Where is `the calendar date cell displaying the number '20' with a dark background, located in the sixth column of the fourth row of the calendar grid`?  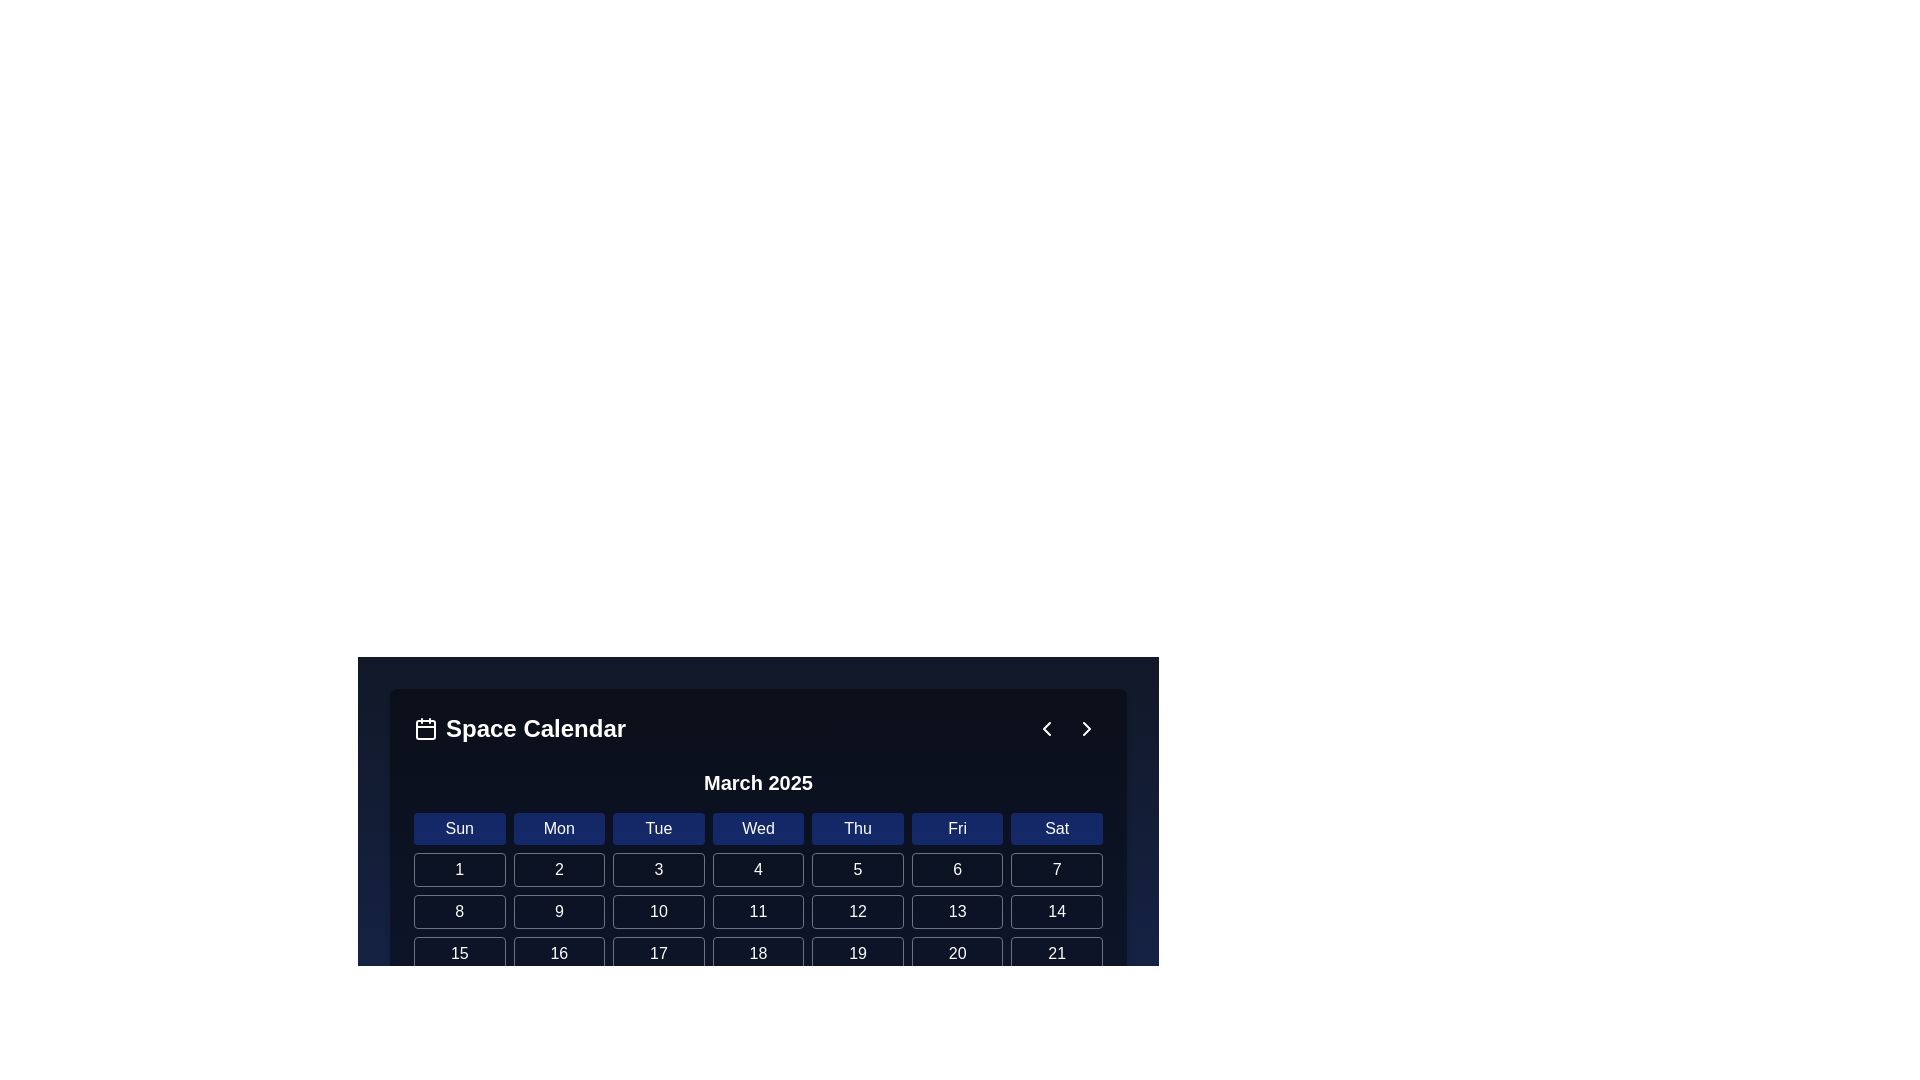 the calendar date cell displaying the number '20' with a dark background, located in the sixth column of the fourth row of the calendar grid is located at coordinates (956, 952).